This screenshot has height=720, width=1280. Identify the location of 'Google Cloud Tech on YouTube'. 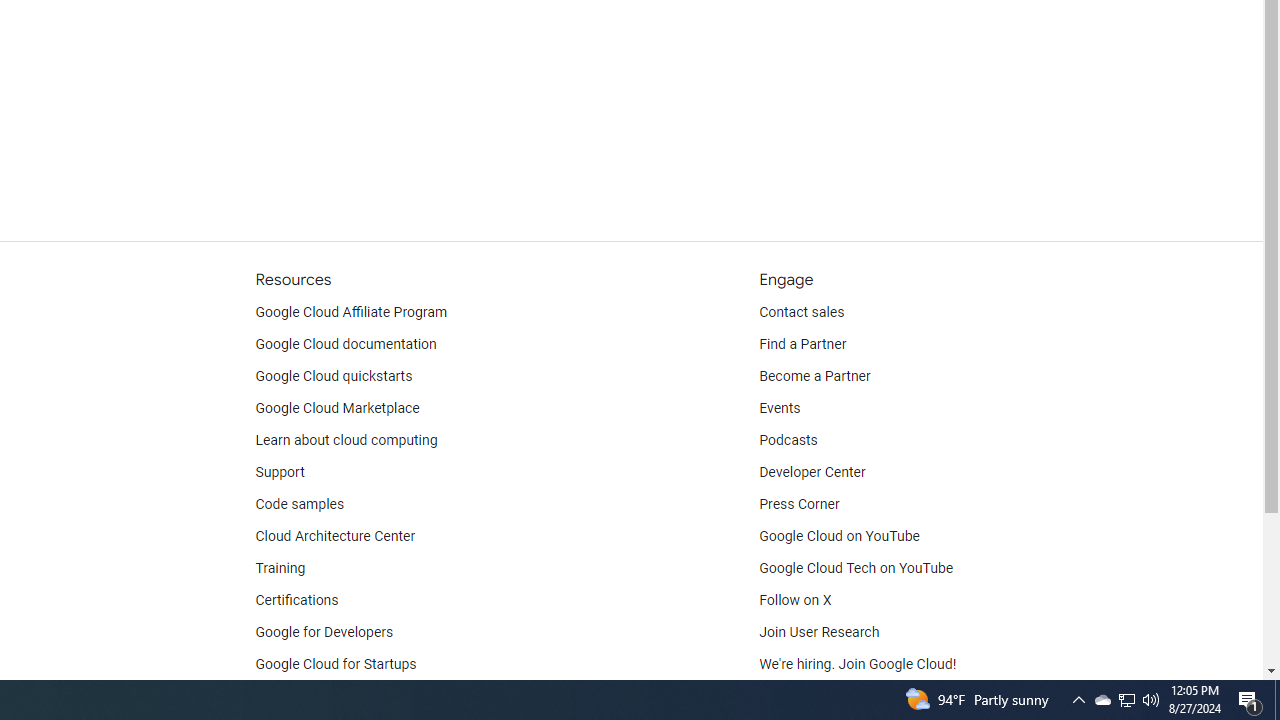
(856, 568).